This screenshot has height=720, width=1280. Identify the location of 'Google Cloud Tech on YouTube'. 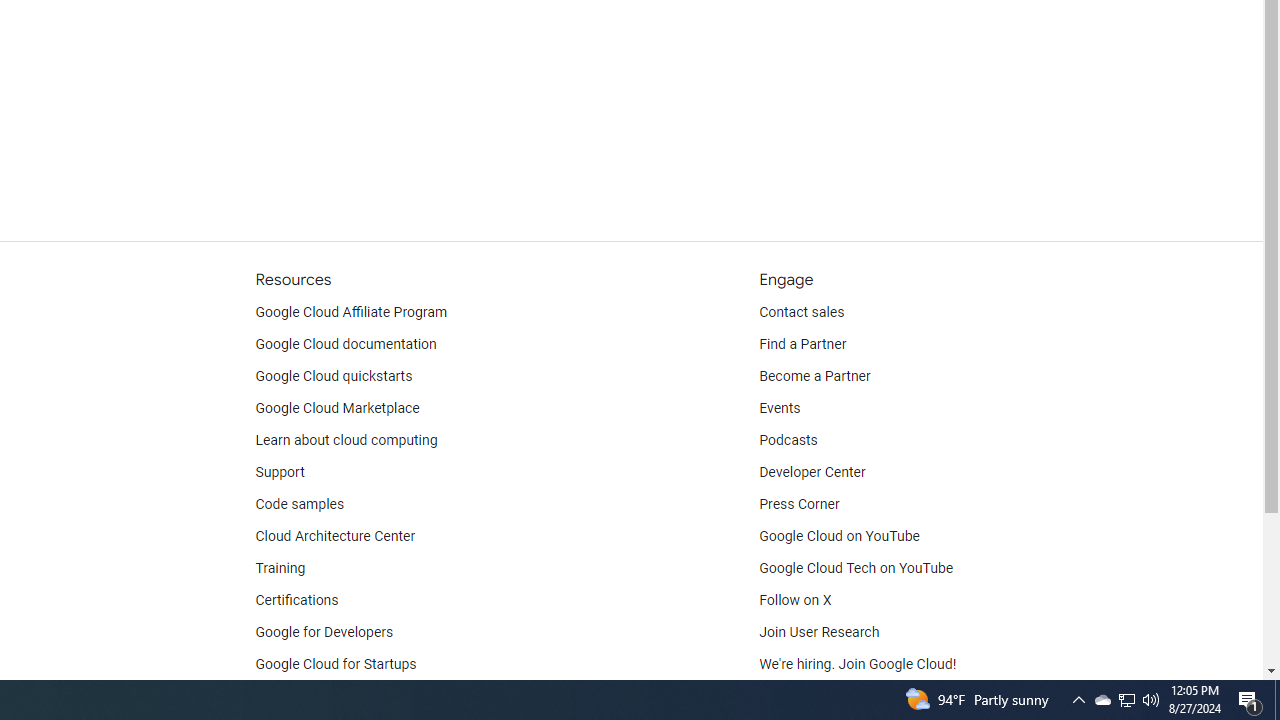
(856, 568).